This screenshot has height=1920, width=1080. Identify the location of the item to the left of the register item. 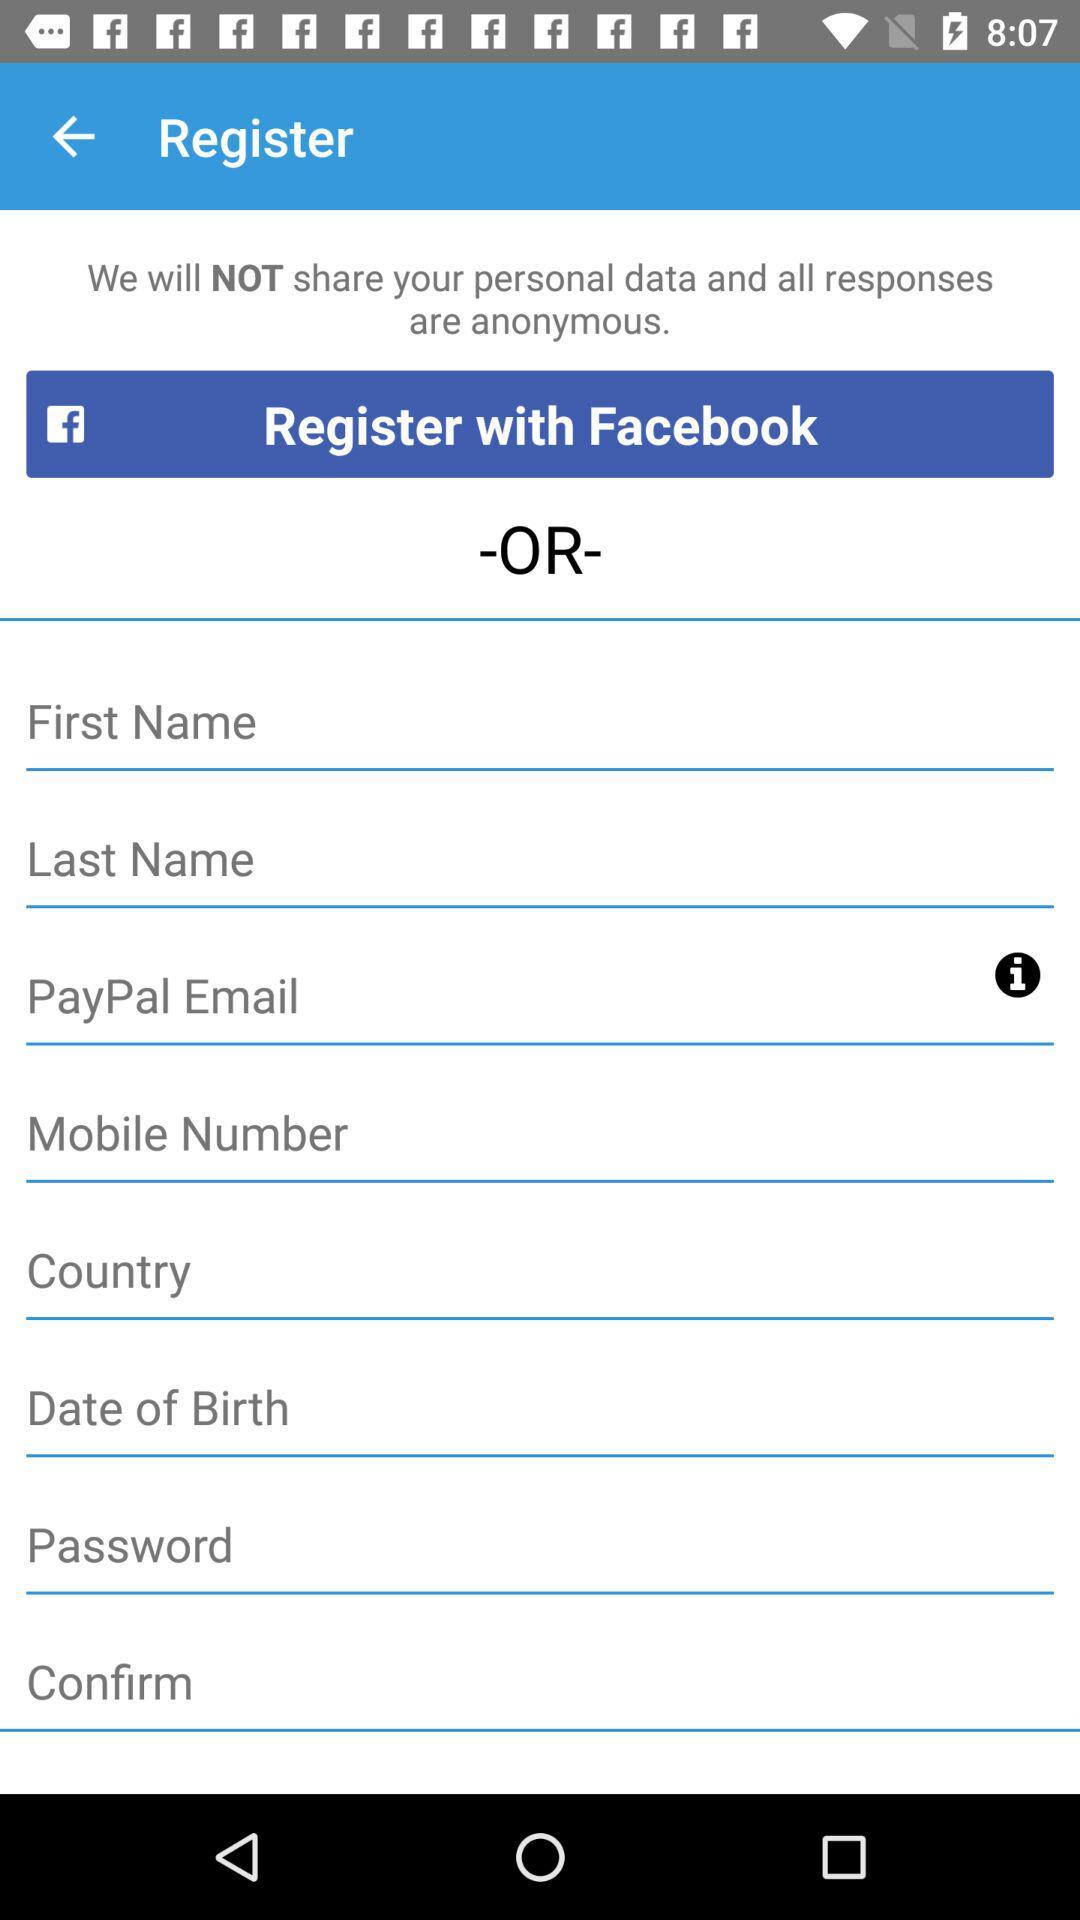
(72, 135).